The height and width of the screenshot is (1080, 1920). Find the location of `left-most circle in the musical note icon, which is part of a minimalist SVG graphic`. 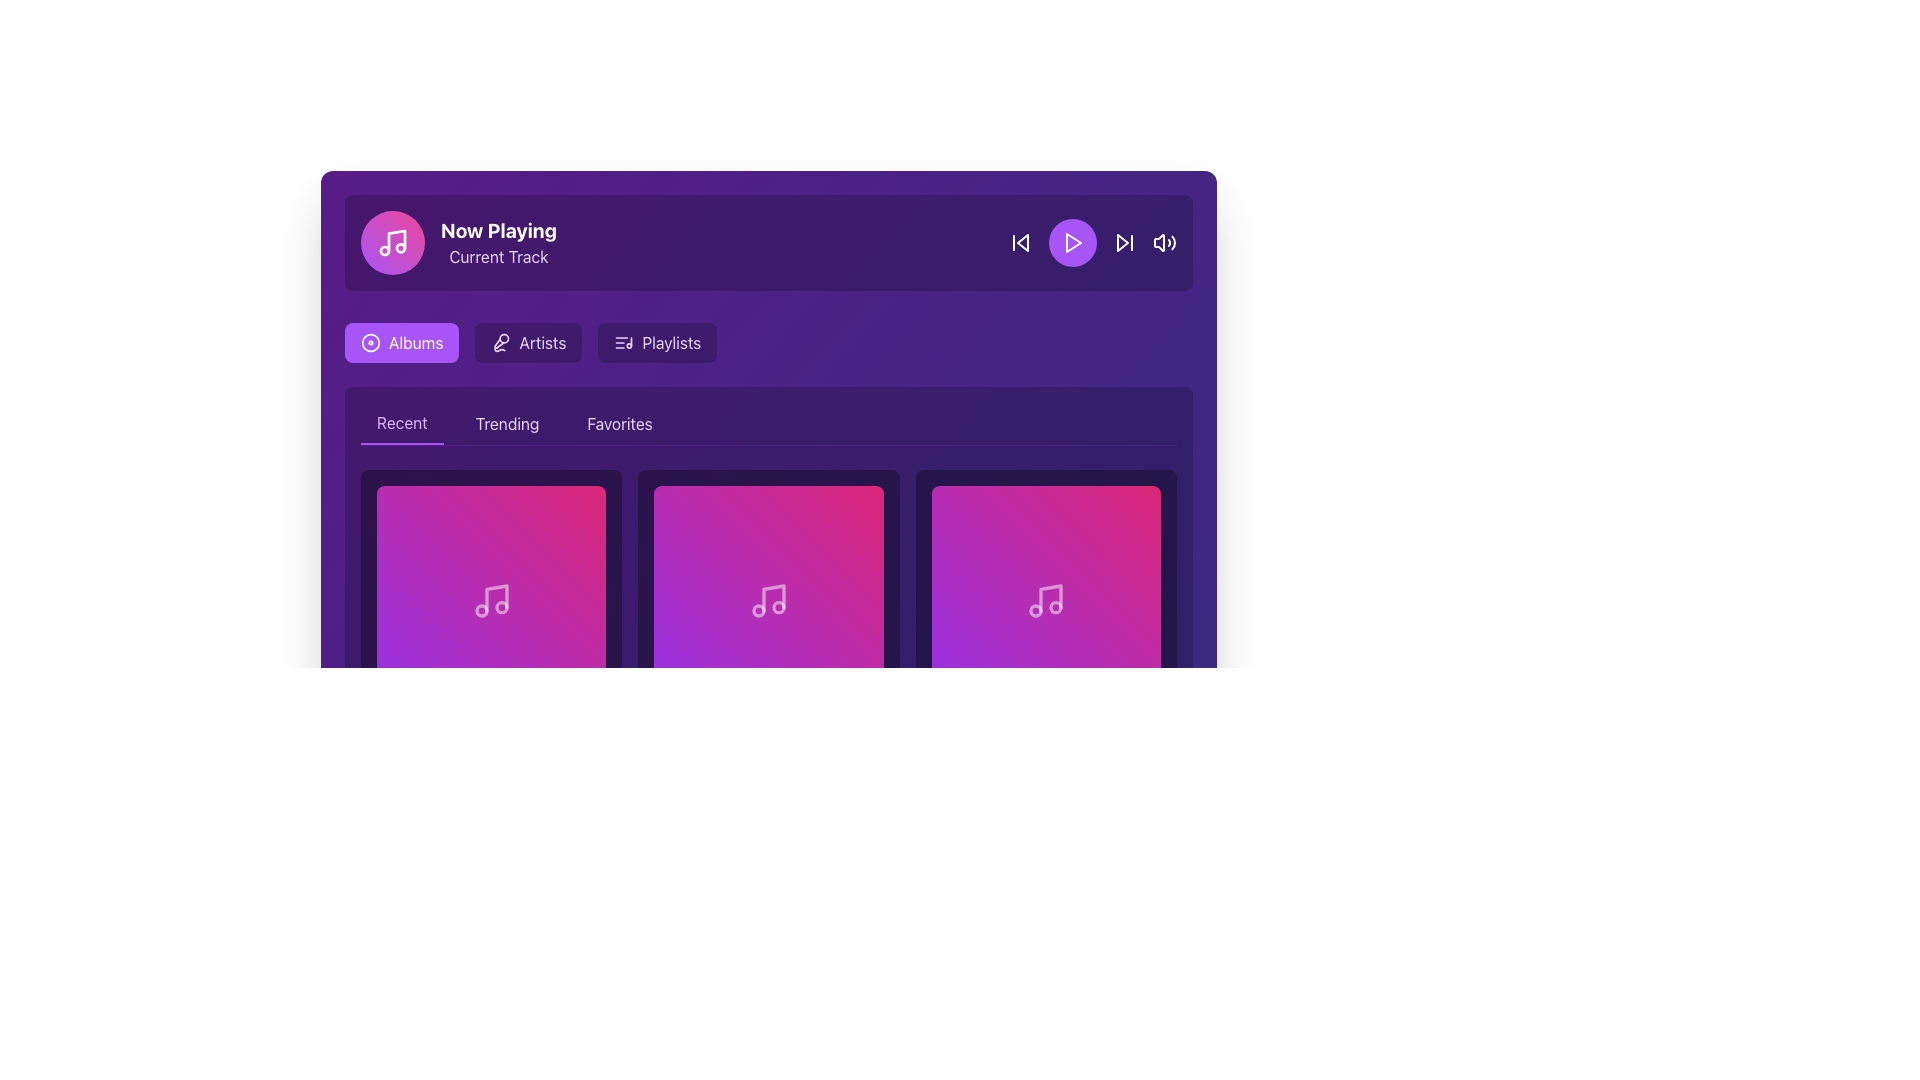

left-most circle in the musical note icon, which is part of a minimalist SVG graphic is located at coordinates (481, 609).